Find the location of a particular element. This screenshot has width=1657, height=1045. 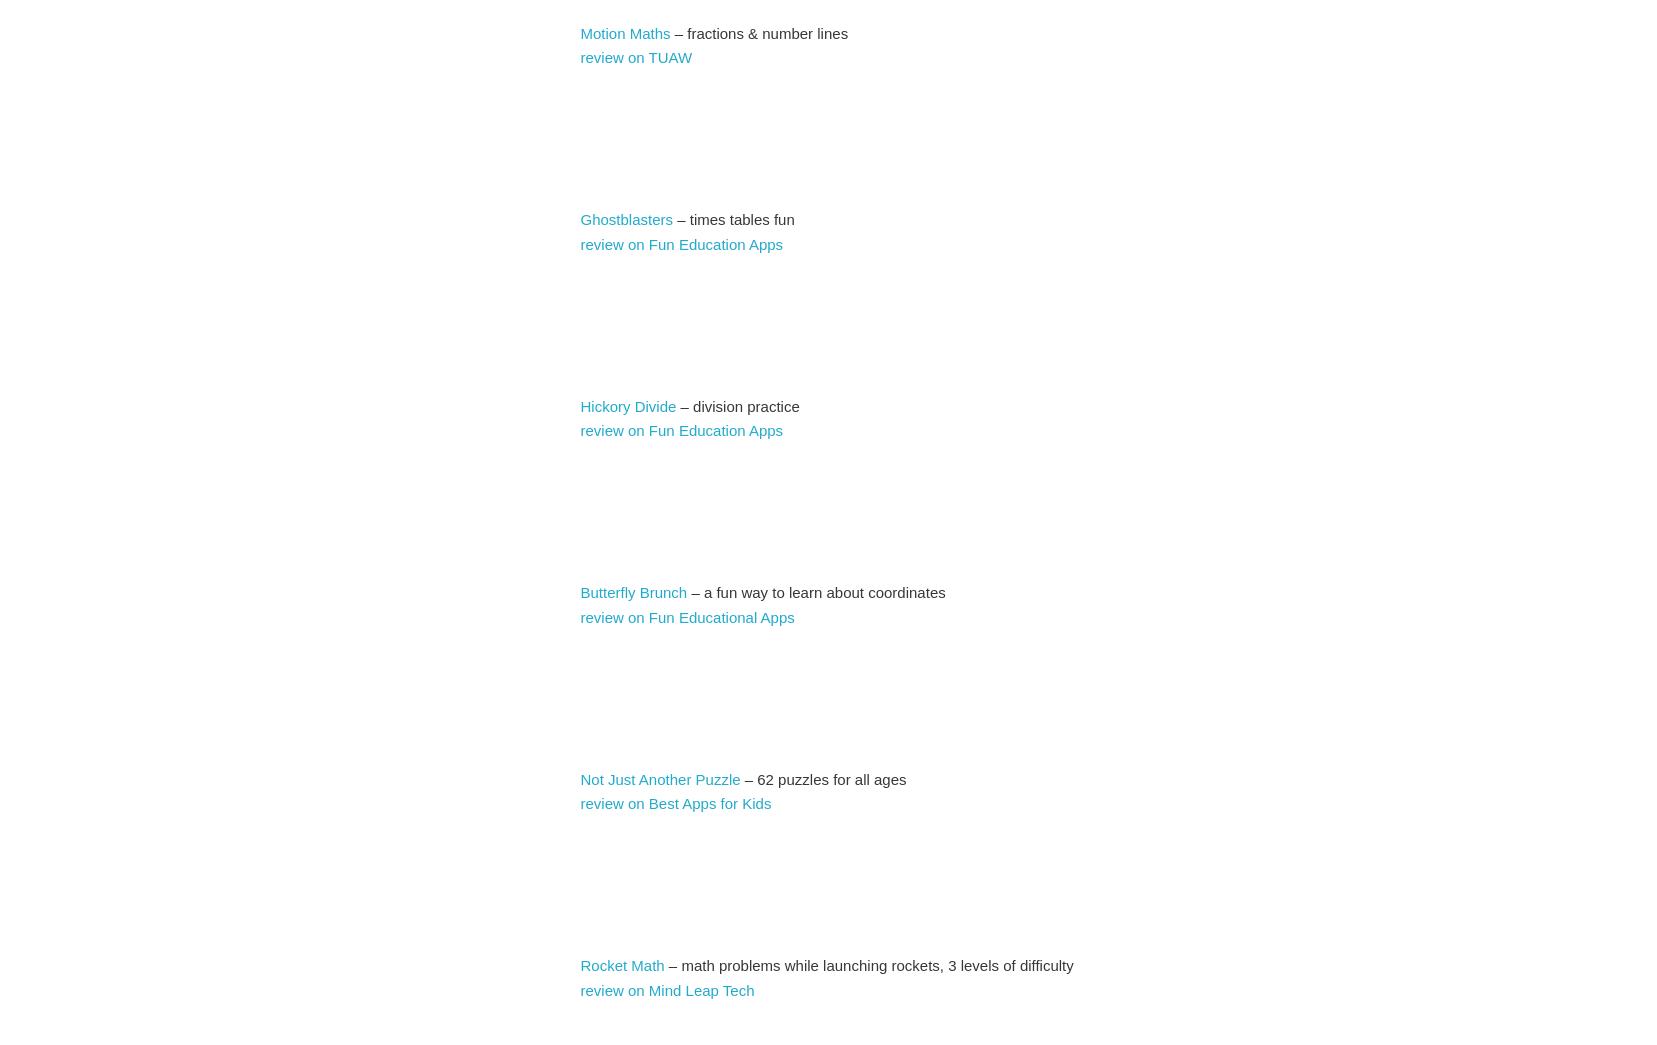

'– fractions & number lines' is located at coordinates (758, 31).